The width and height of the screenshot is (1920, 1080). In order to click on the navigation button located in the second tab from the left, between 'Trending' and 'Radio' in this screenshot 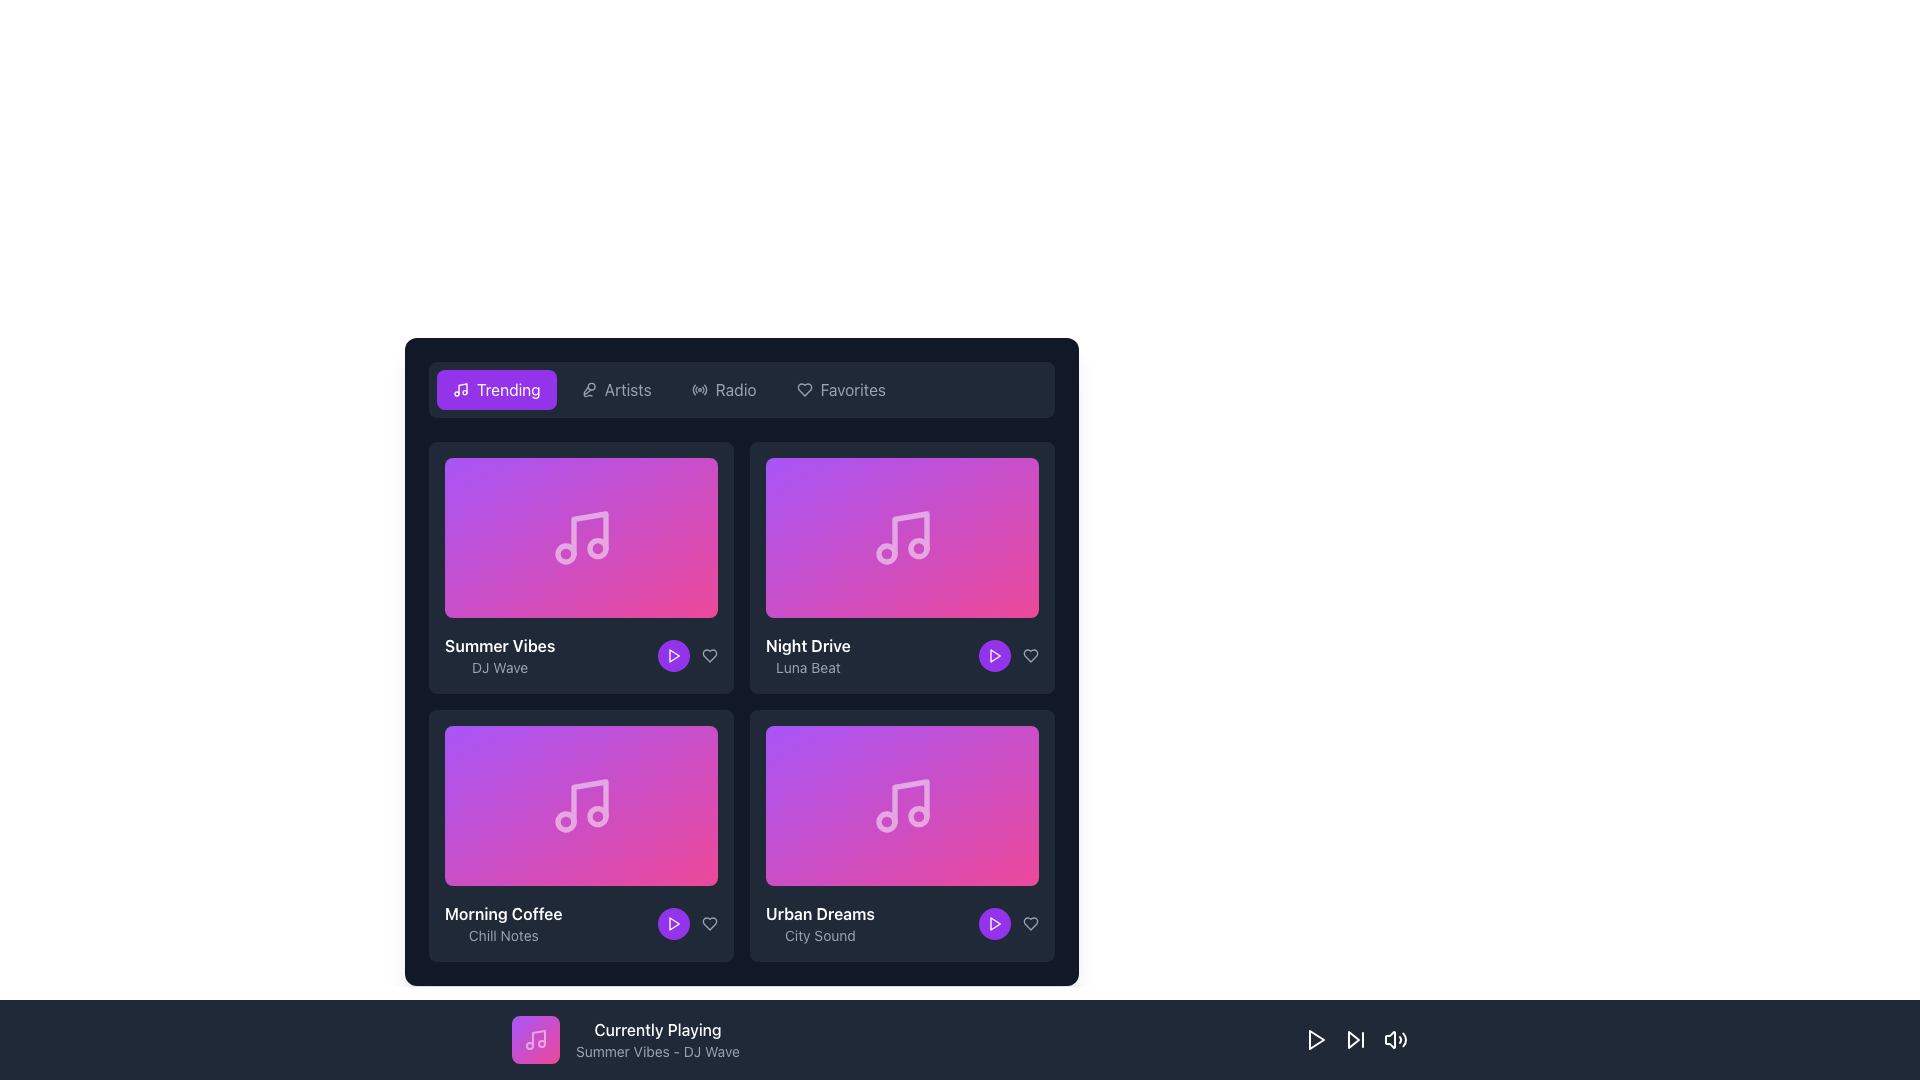, I will do `click(615, 389)`.